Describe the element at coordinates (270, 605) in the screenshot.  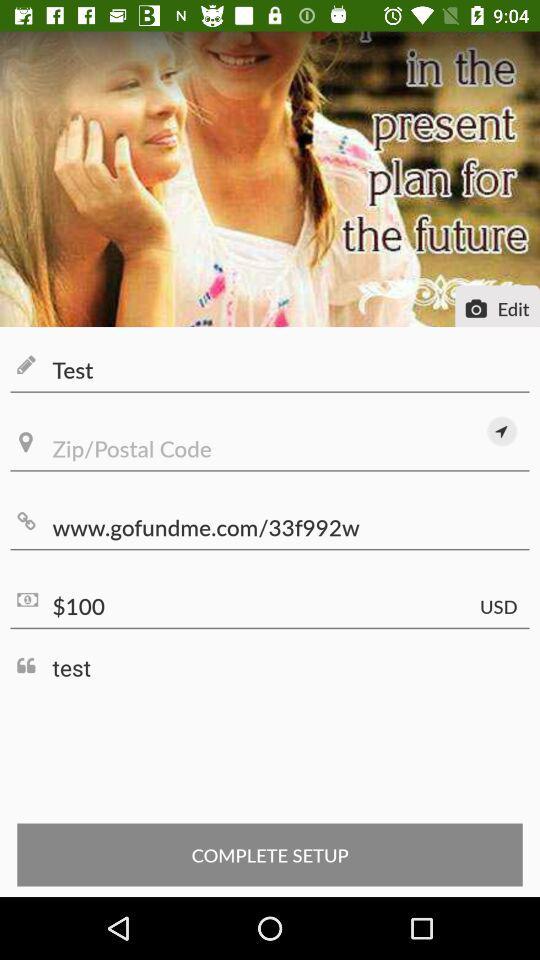
I see `the item below www gofundme com item` at that location.